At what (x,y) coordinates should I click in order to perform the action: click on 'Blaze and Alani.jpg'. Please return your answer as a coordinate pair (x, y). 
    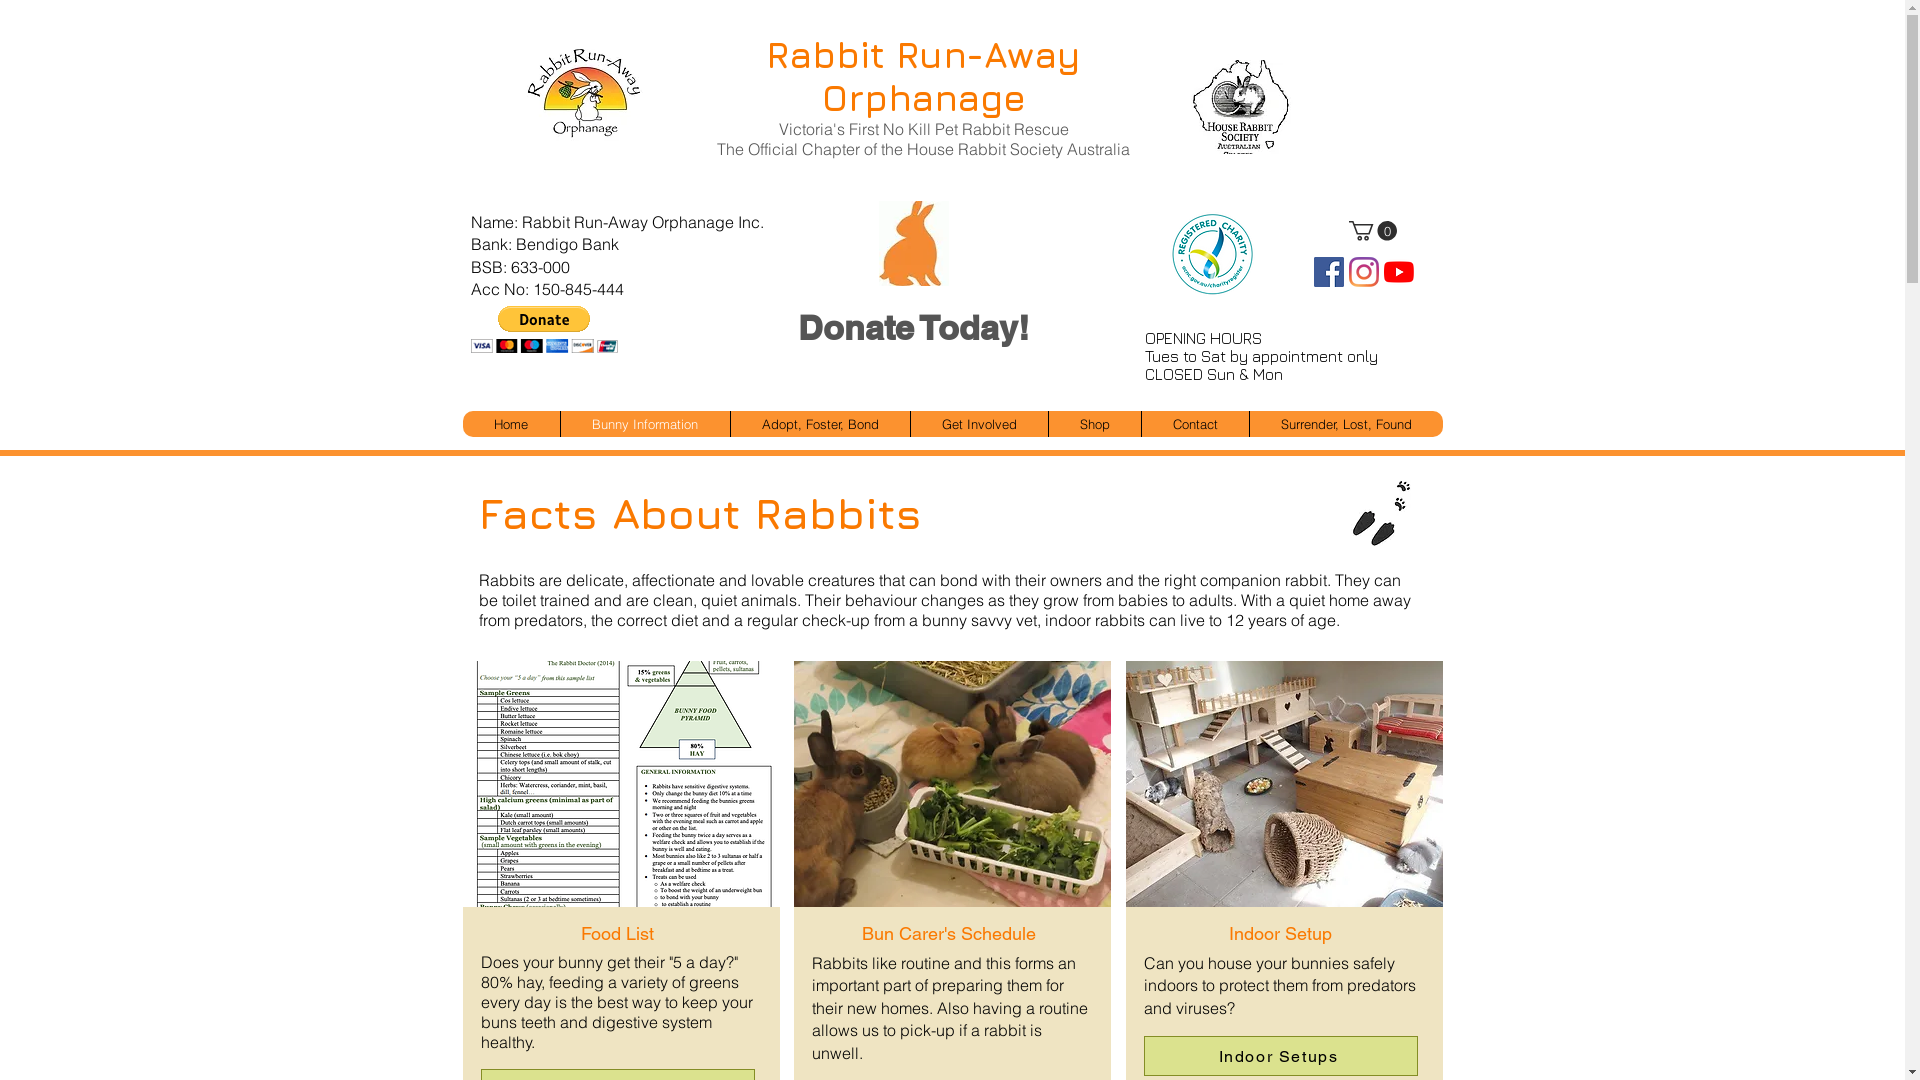
    Looking at the image, I should click on (618, 774).